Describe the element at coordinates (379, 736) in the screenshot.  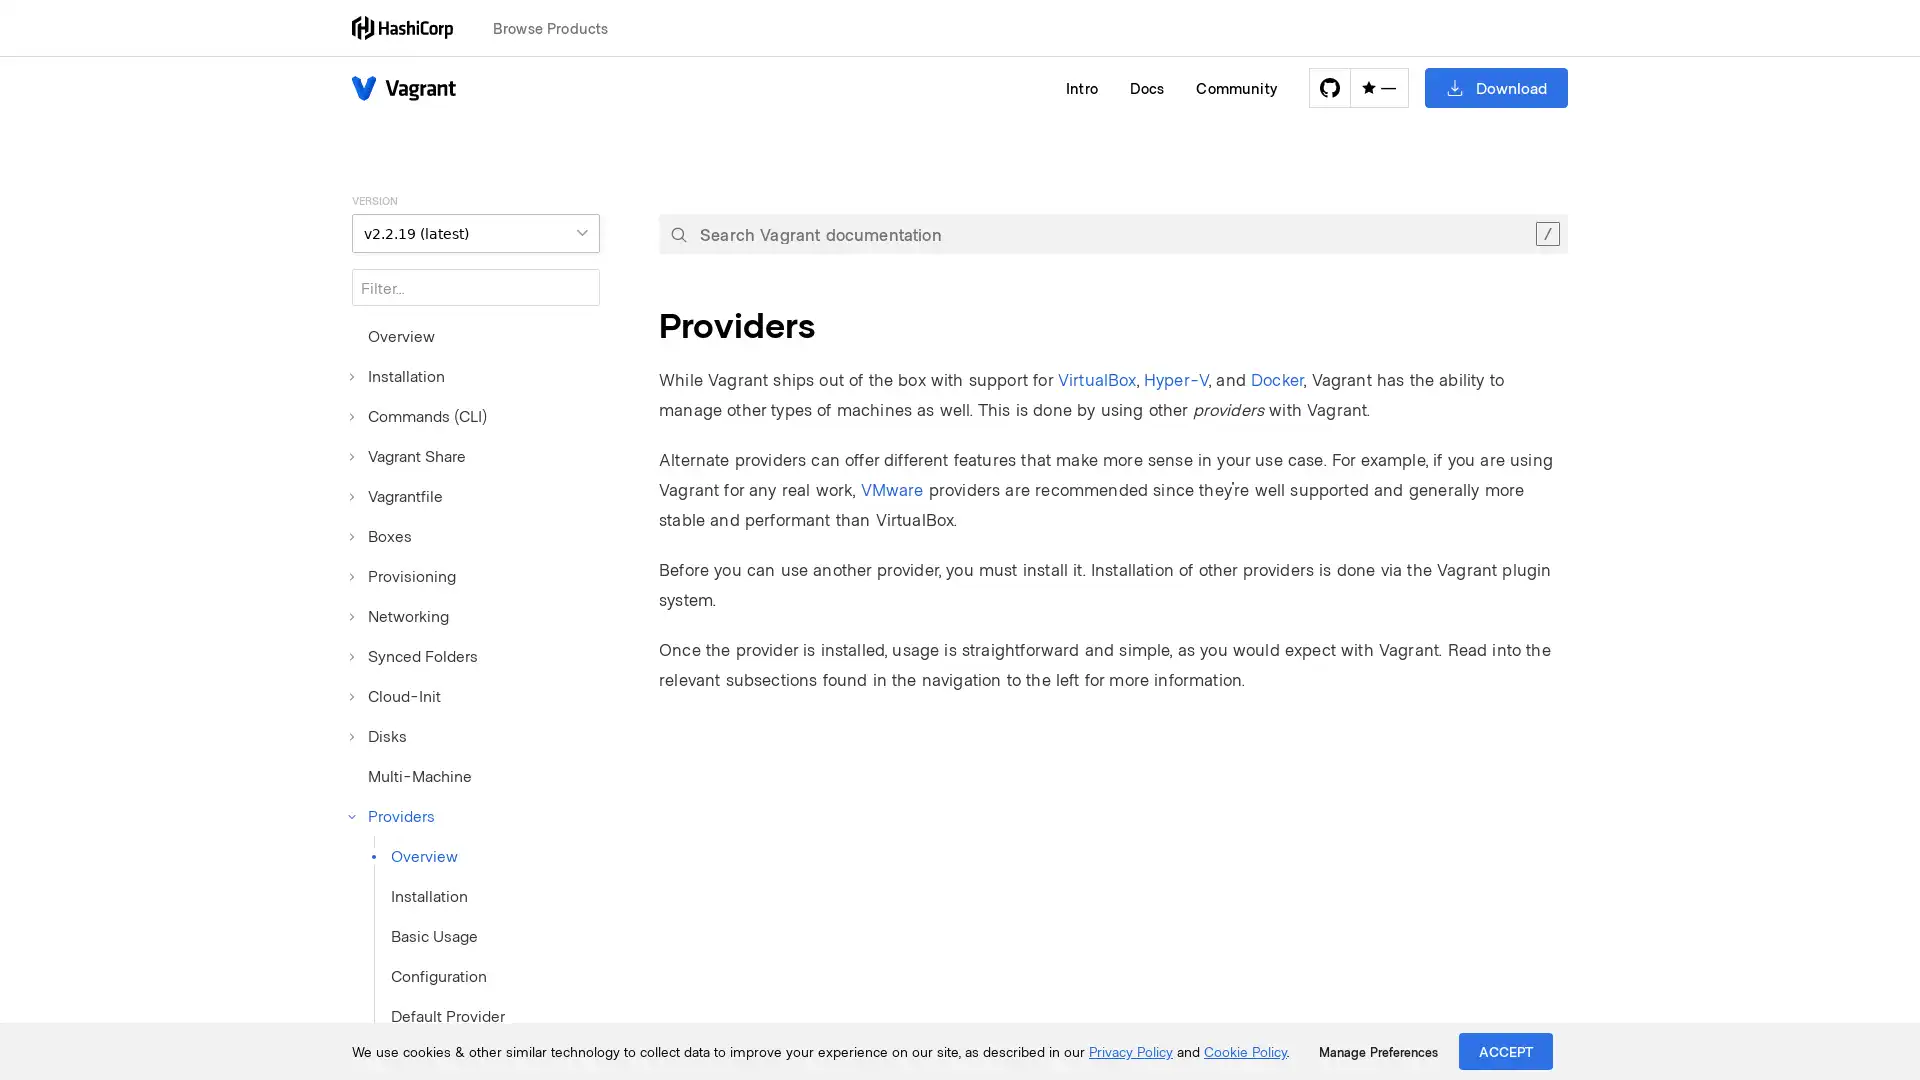
I see `Disks` at that location.